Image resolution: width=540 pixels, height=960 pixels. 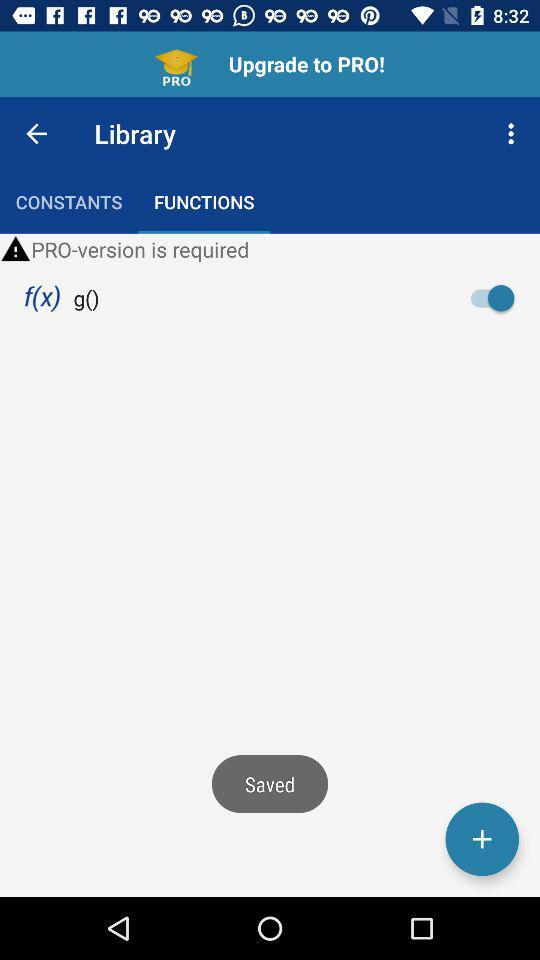 I want to click on the item next to the library, so click(x=513, y=132).